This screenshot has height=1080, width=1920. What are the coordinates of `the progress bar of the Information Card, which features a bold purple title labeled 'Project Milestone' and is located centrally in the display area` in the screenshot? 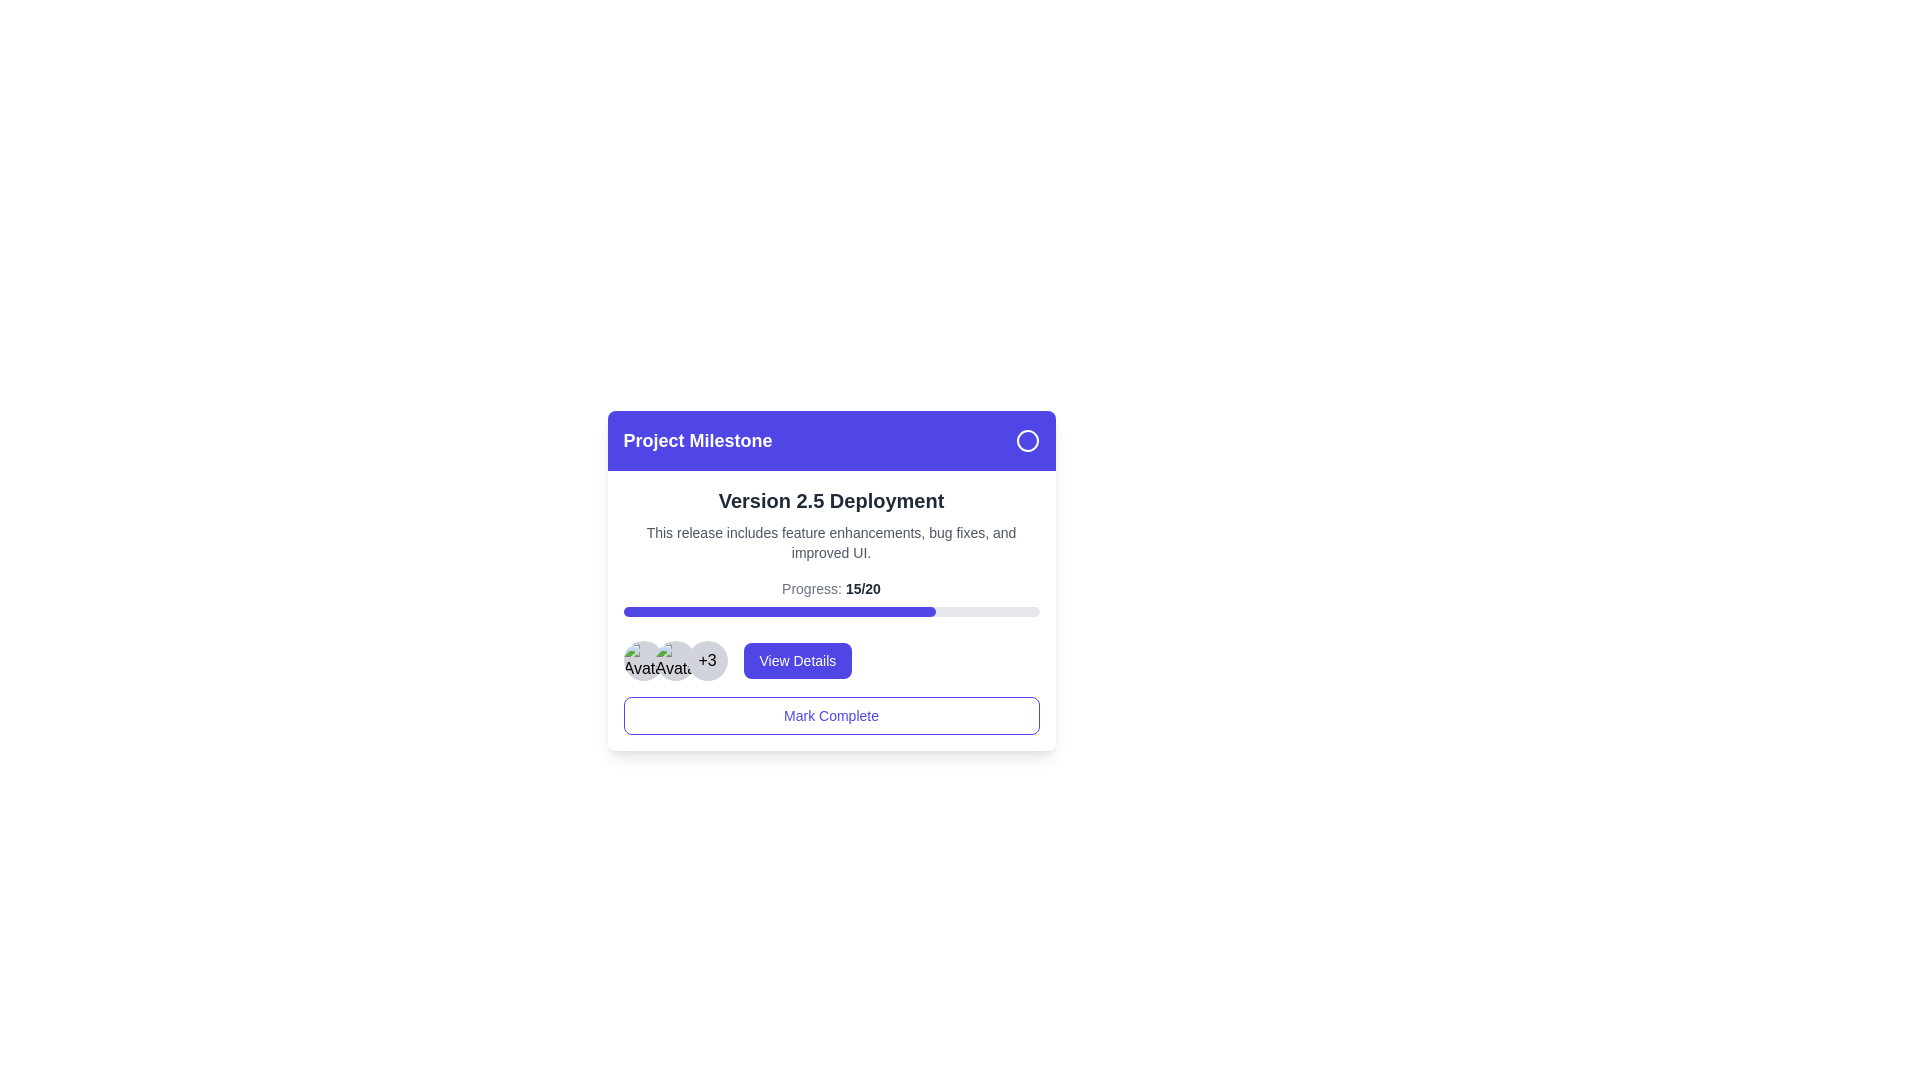 It's located at (831, 581).